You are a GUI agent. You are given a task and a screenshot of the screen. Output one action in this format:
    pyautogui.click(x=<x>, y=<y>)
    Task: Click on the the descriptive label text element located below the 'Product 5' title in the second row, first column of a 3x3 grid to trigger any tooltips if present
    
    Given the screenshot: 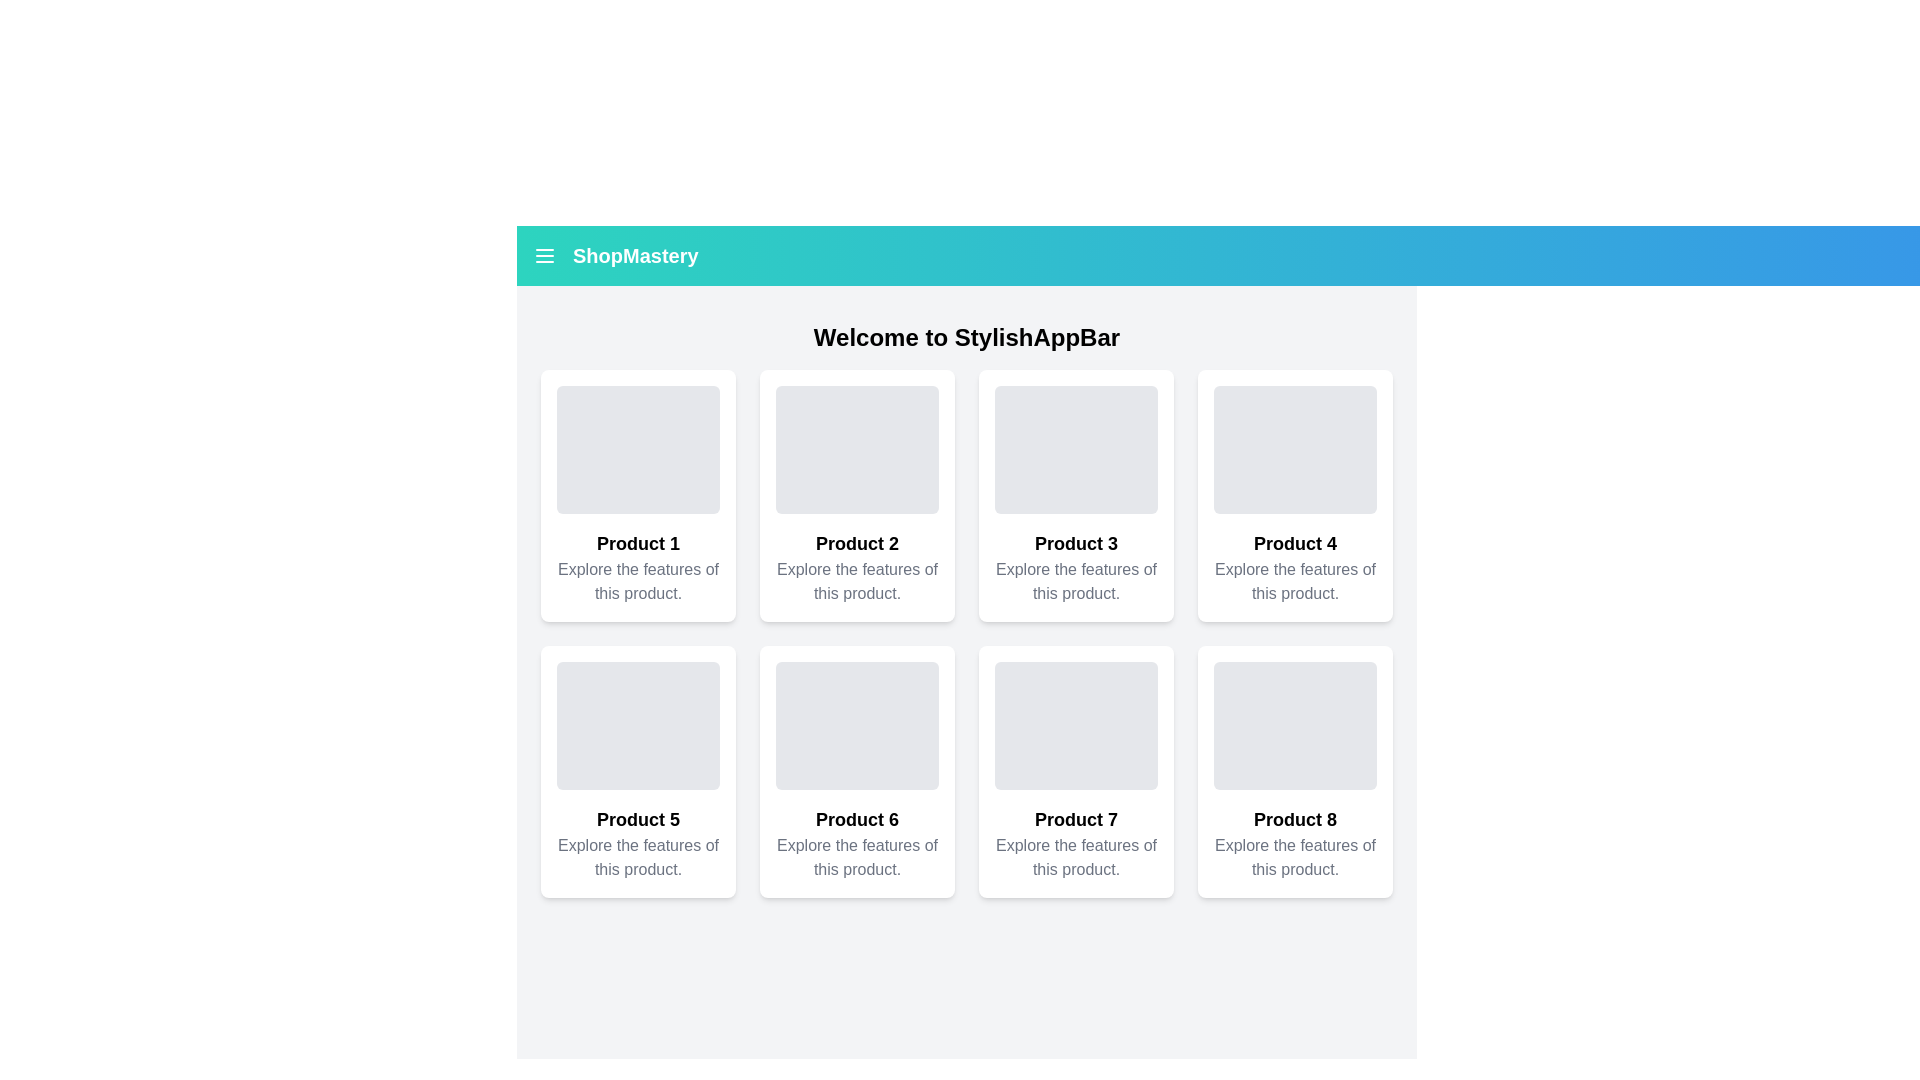 What is the action you would take?
    pyautogui.click(x=637, y=856)
    